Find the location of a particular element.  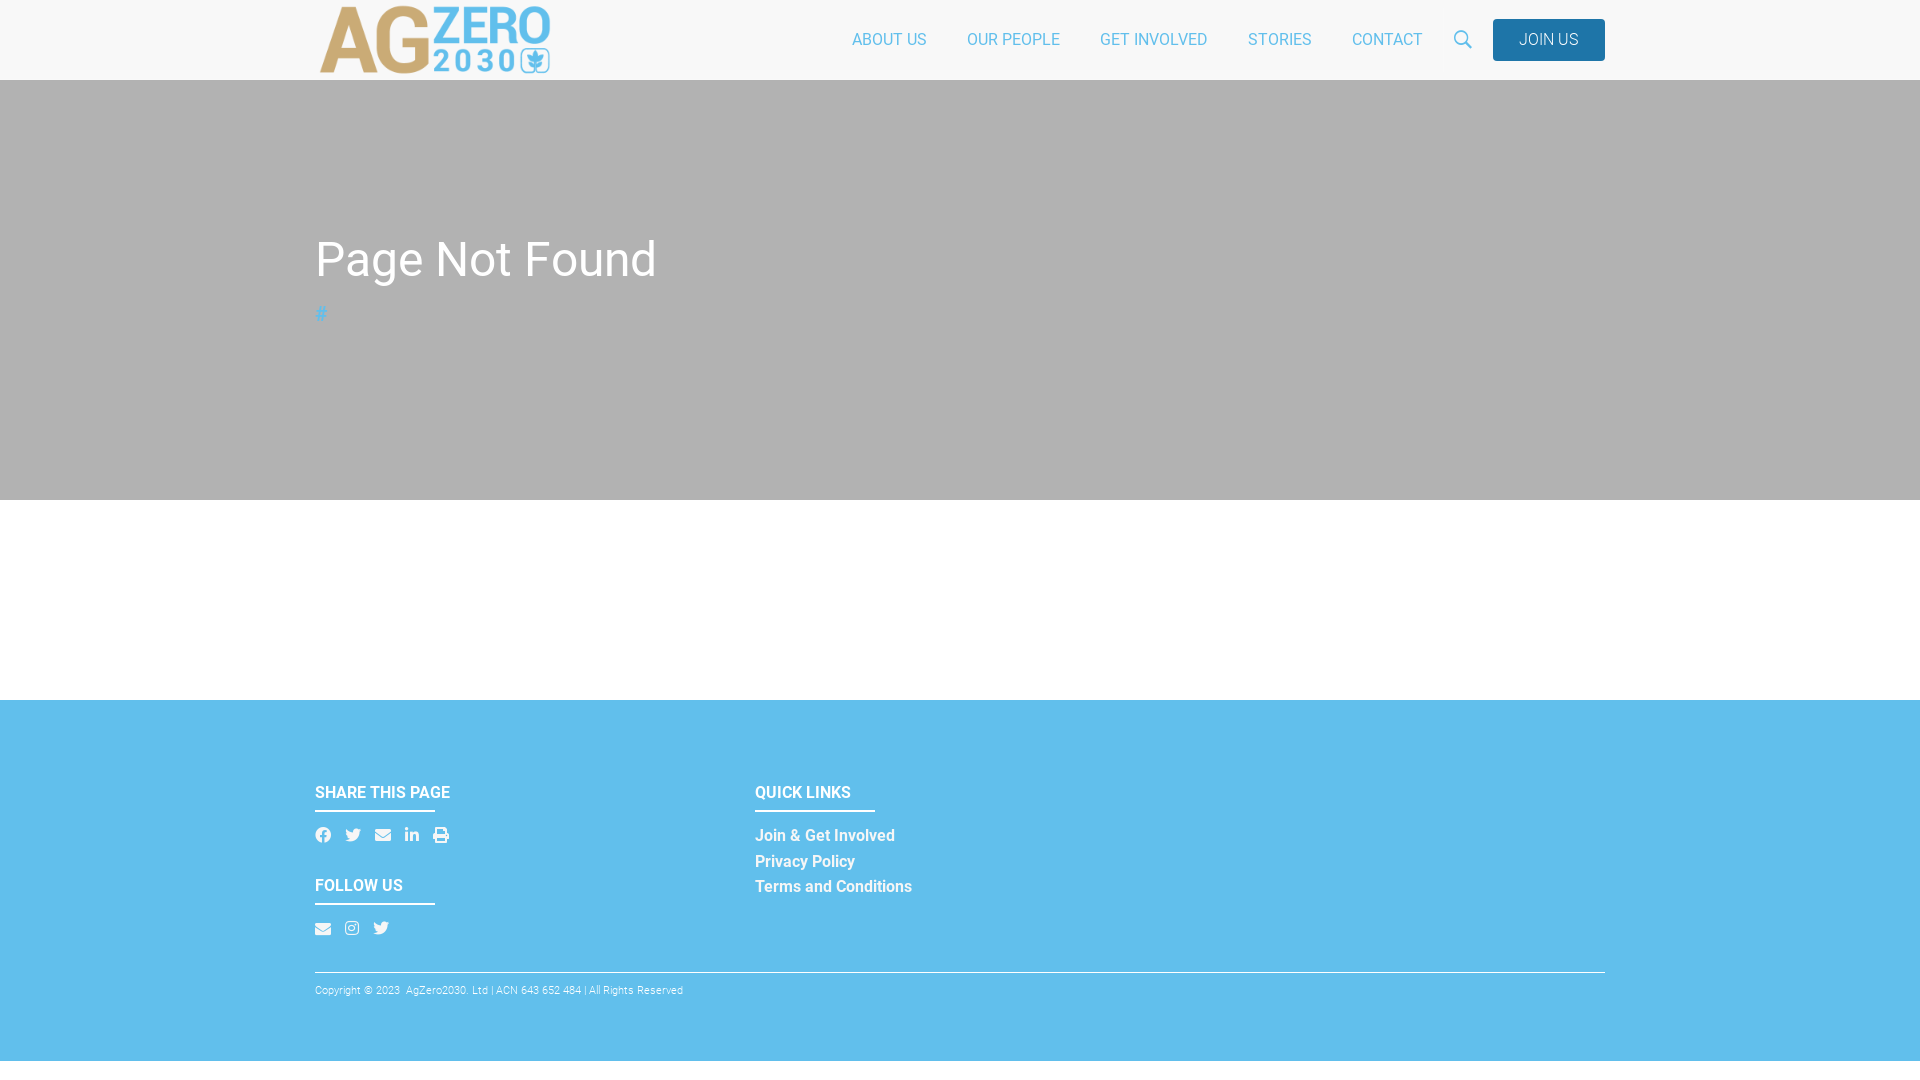

'Instagram' is located at coordinates (351, 928).